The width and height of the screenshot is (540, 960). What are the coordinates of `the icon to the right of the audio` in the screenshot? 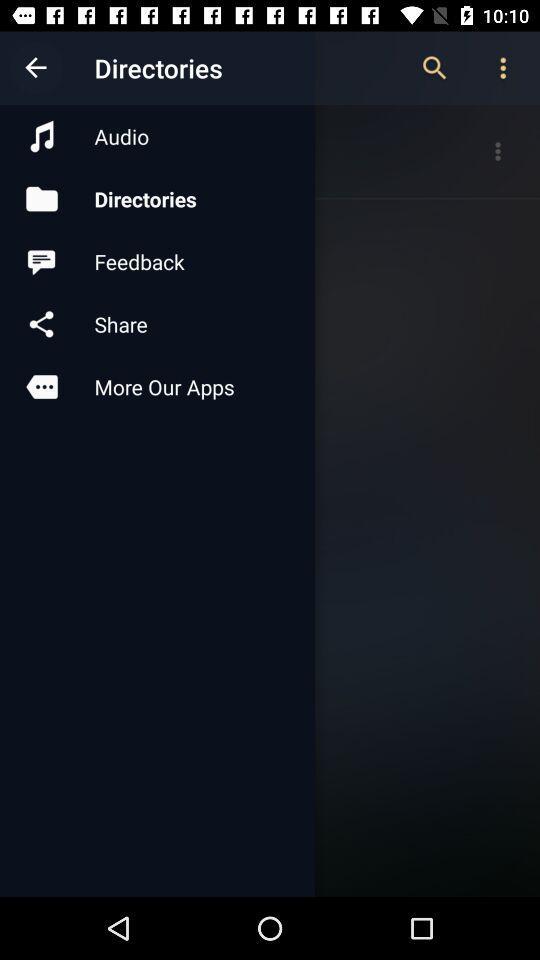 It's located at (434, 68).